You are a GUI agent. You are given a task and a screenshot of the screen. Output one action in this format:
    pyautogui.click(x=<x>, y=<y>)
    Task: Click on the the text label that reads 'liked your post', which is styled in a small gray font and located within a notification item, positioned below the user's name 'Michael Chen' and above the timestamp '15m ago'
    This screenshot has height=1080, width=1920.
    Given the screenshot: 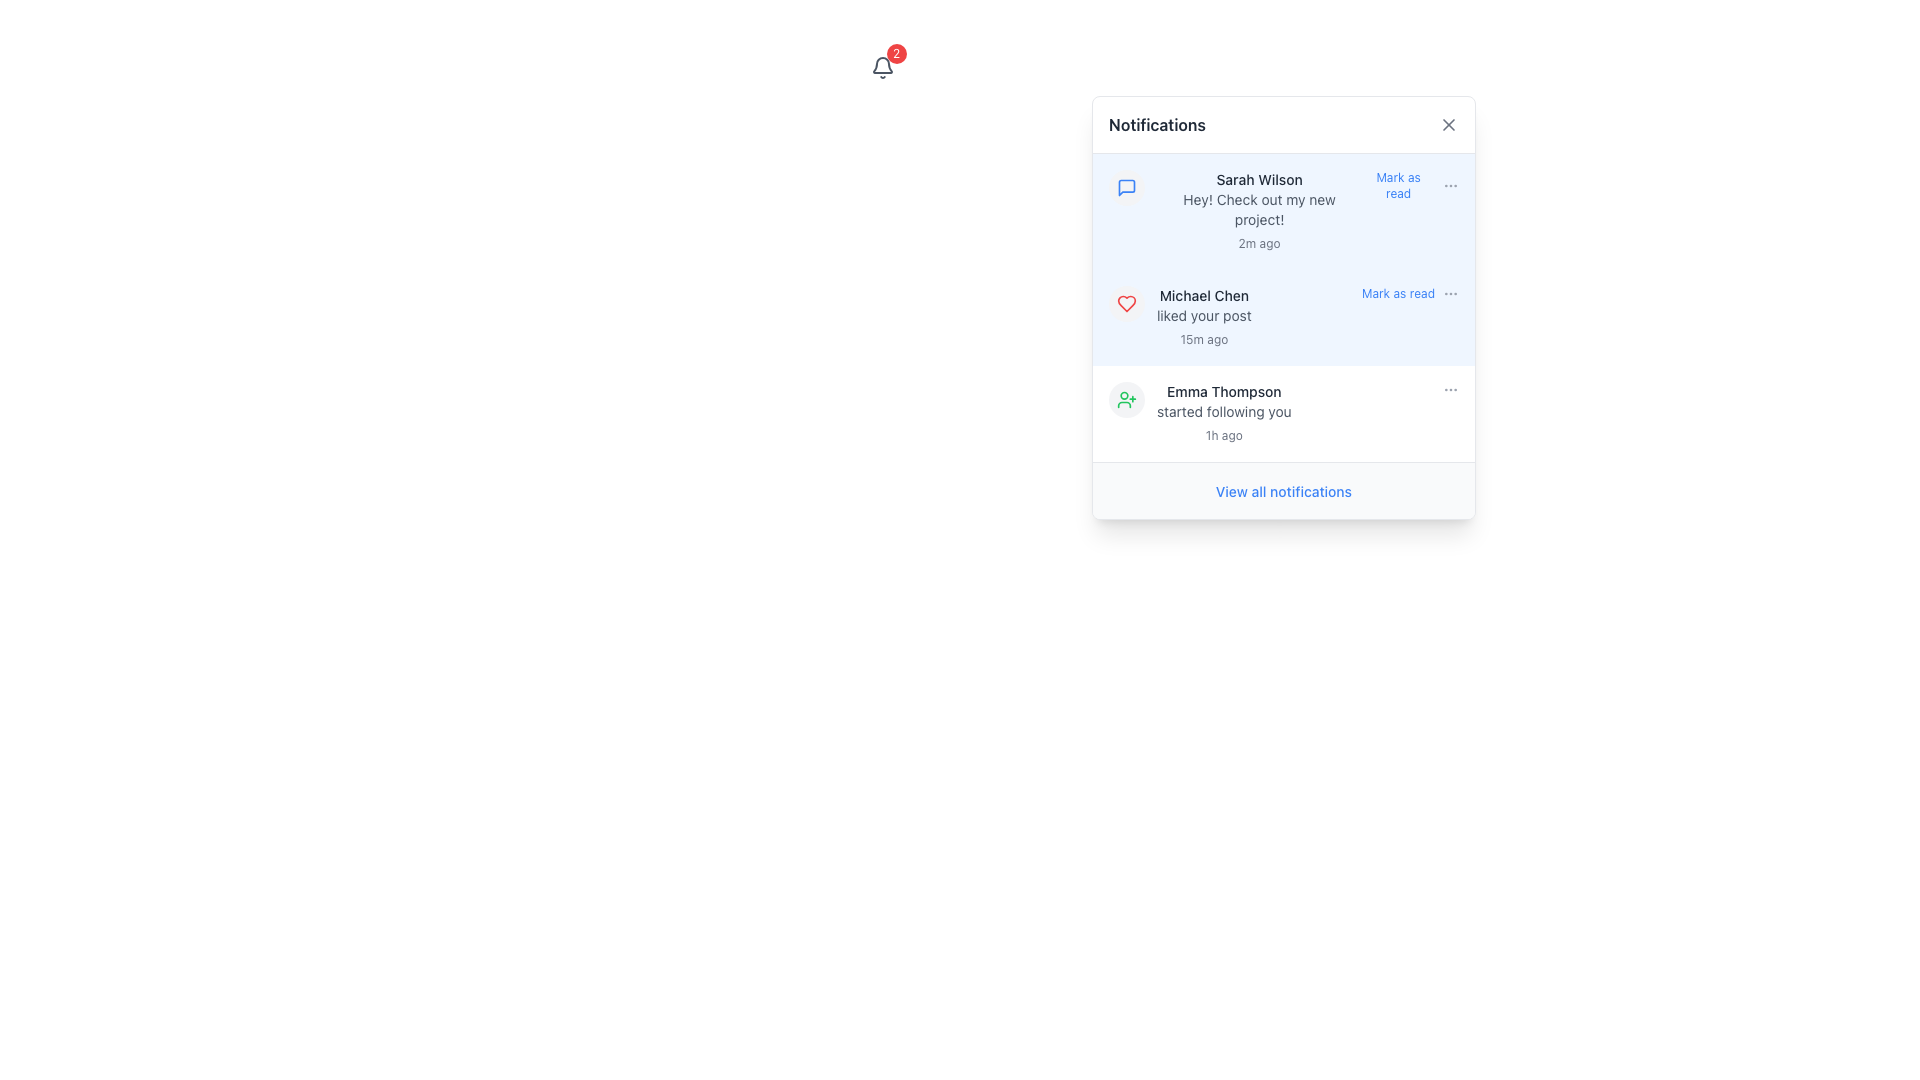 What is the action you would take?
    pyautogui.click(x=1203, y=315)
    